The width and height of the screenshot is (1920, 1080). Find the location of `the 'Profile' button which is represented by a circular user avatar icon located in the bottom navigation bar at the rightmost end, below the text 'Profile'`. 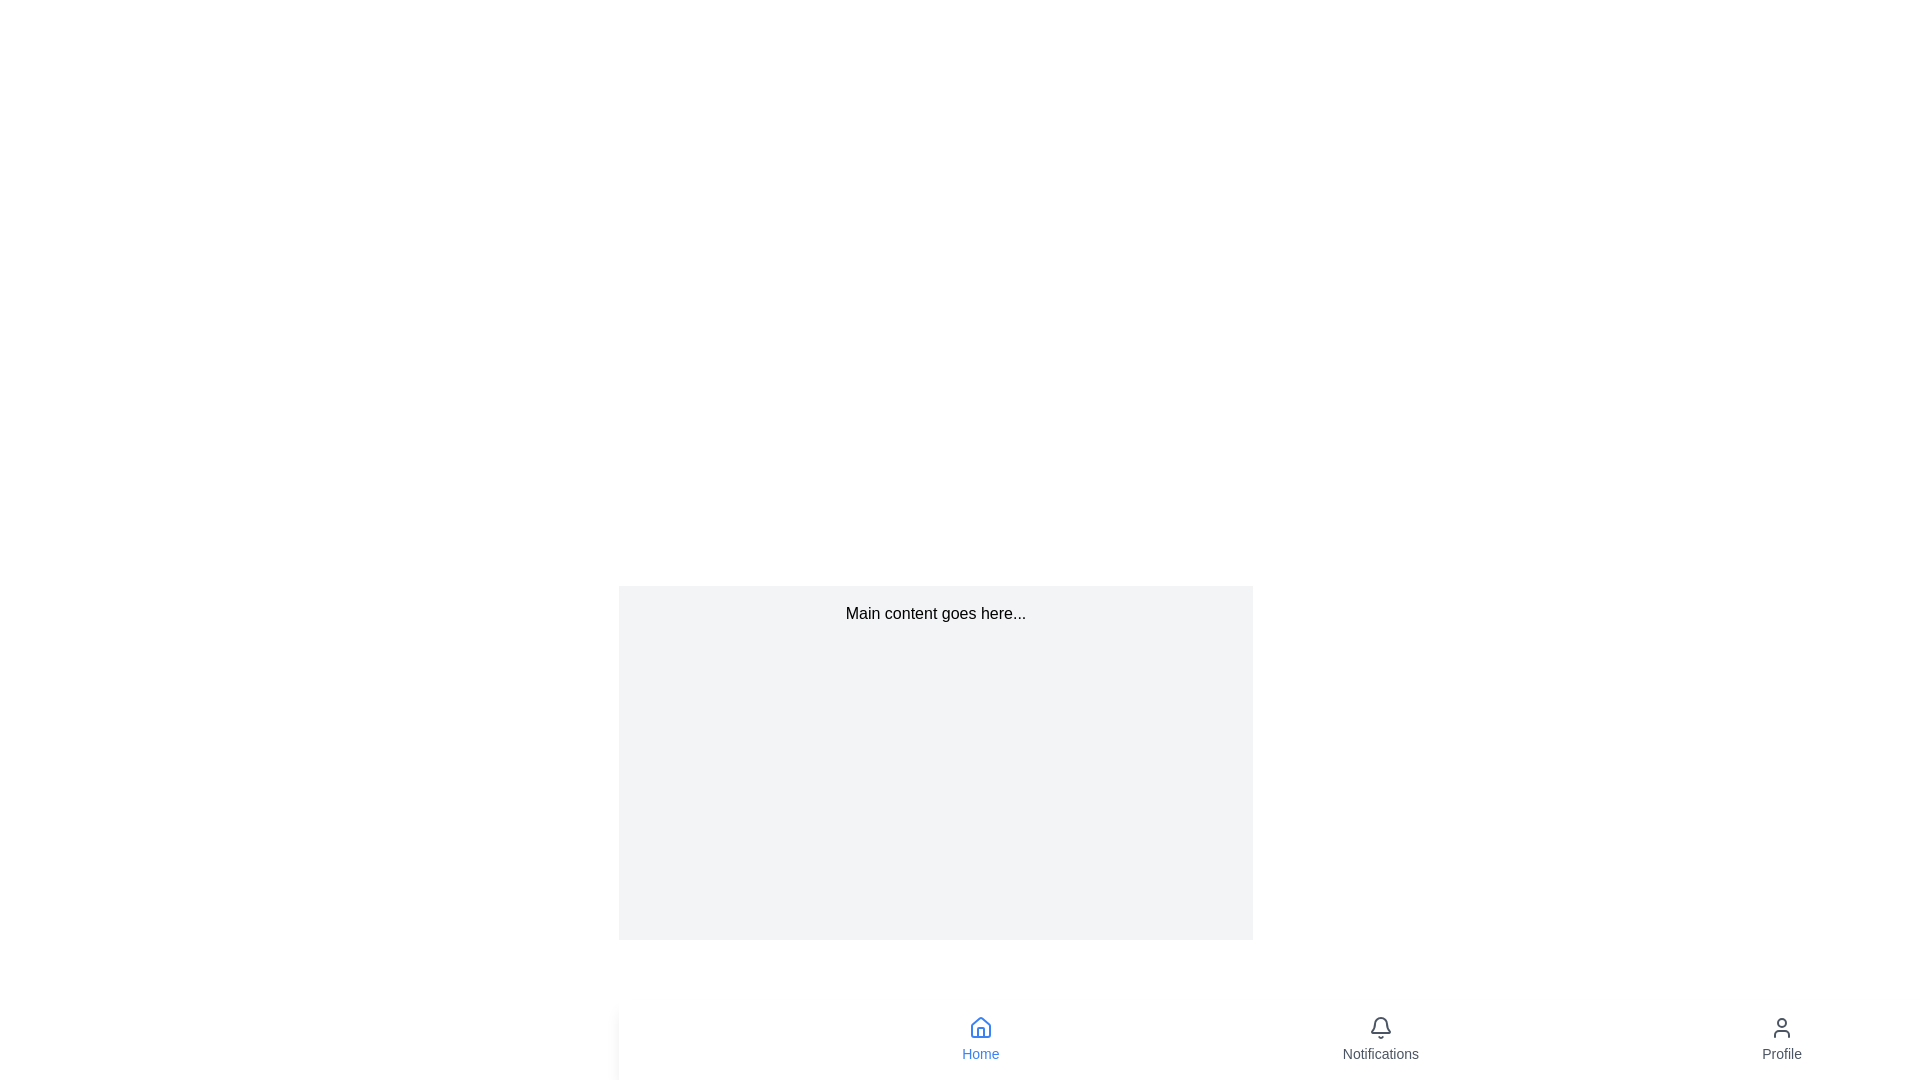

the 'Profile' button which is represented by a circular user avatar icon located in the bottom navigation bar at the rightmost end, below the text 'Profile' is located at coordinates (1782, 1039).